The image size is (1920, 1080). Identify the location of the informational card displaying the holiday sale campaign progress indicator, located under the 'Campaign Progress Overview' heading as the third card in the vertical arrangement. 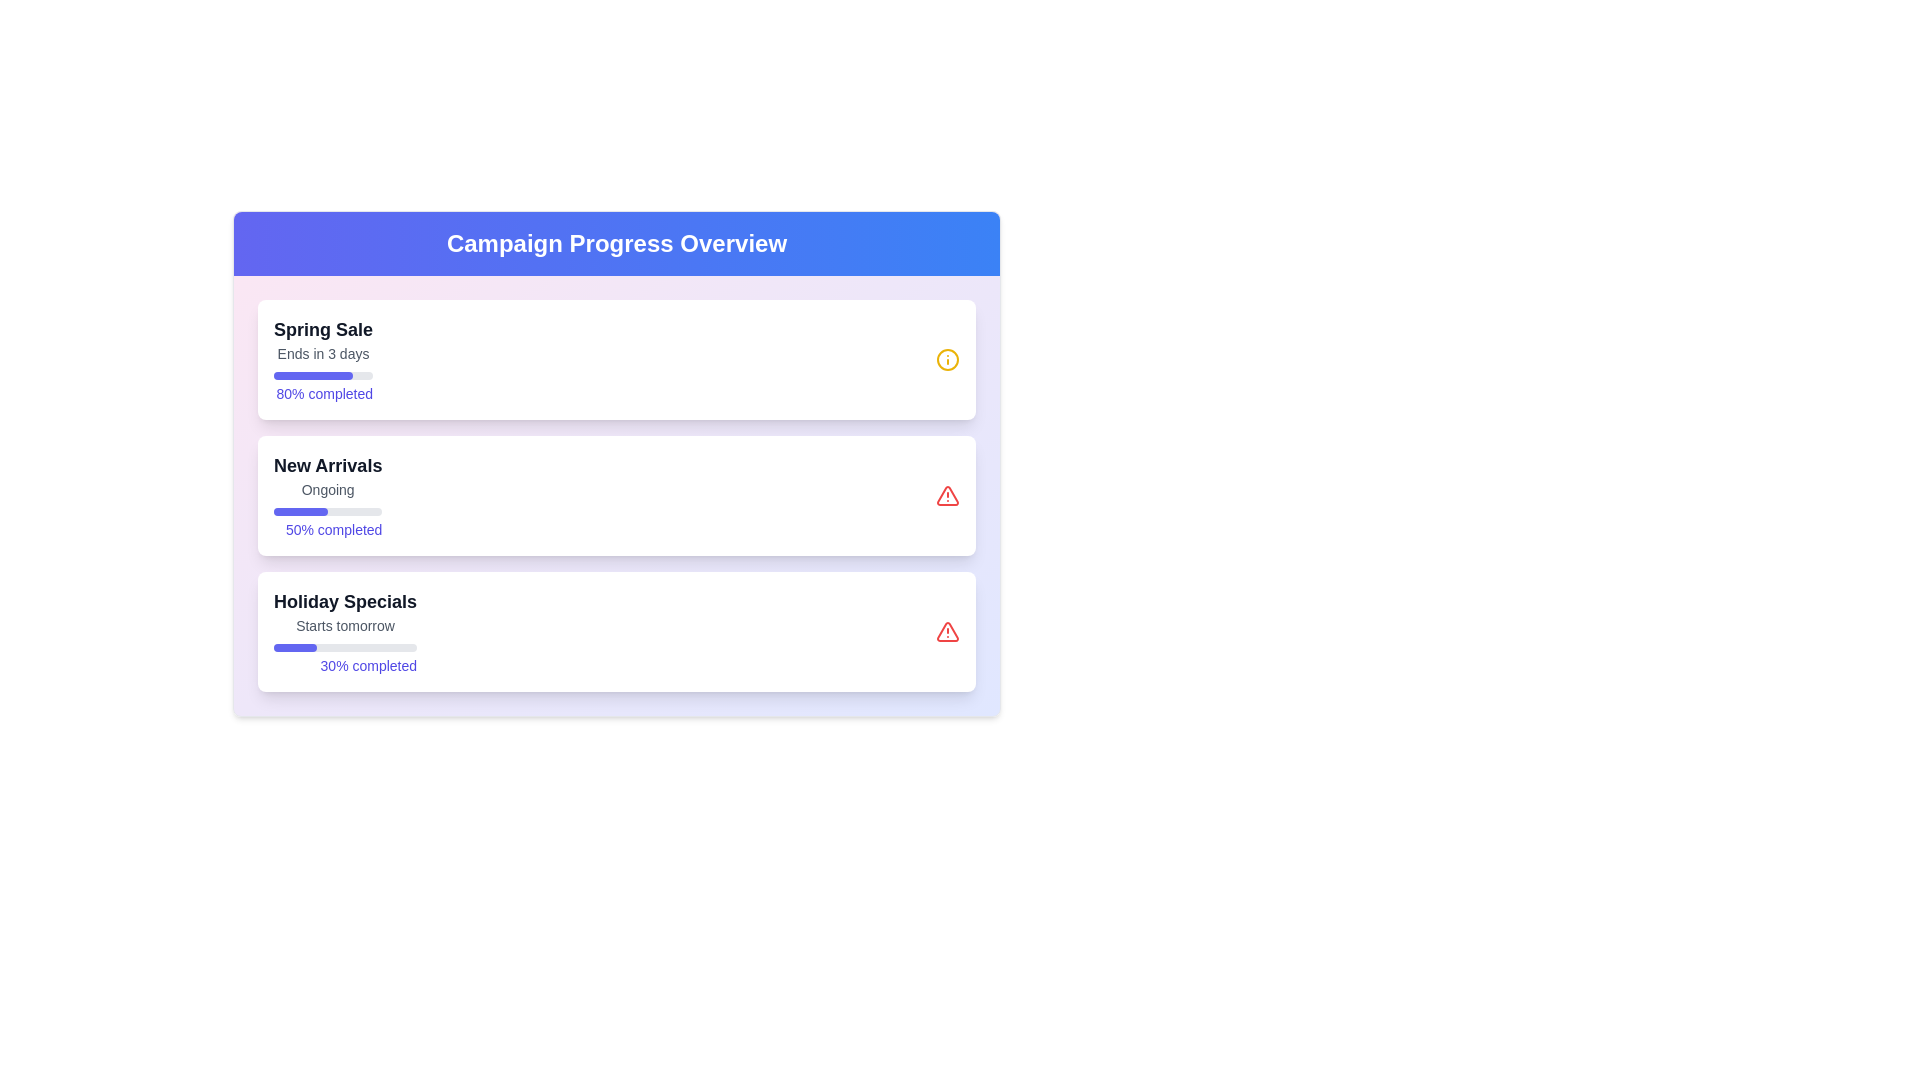
(345, 632).